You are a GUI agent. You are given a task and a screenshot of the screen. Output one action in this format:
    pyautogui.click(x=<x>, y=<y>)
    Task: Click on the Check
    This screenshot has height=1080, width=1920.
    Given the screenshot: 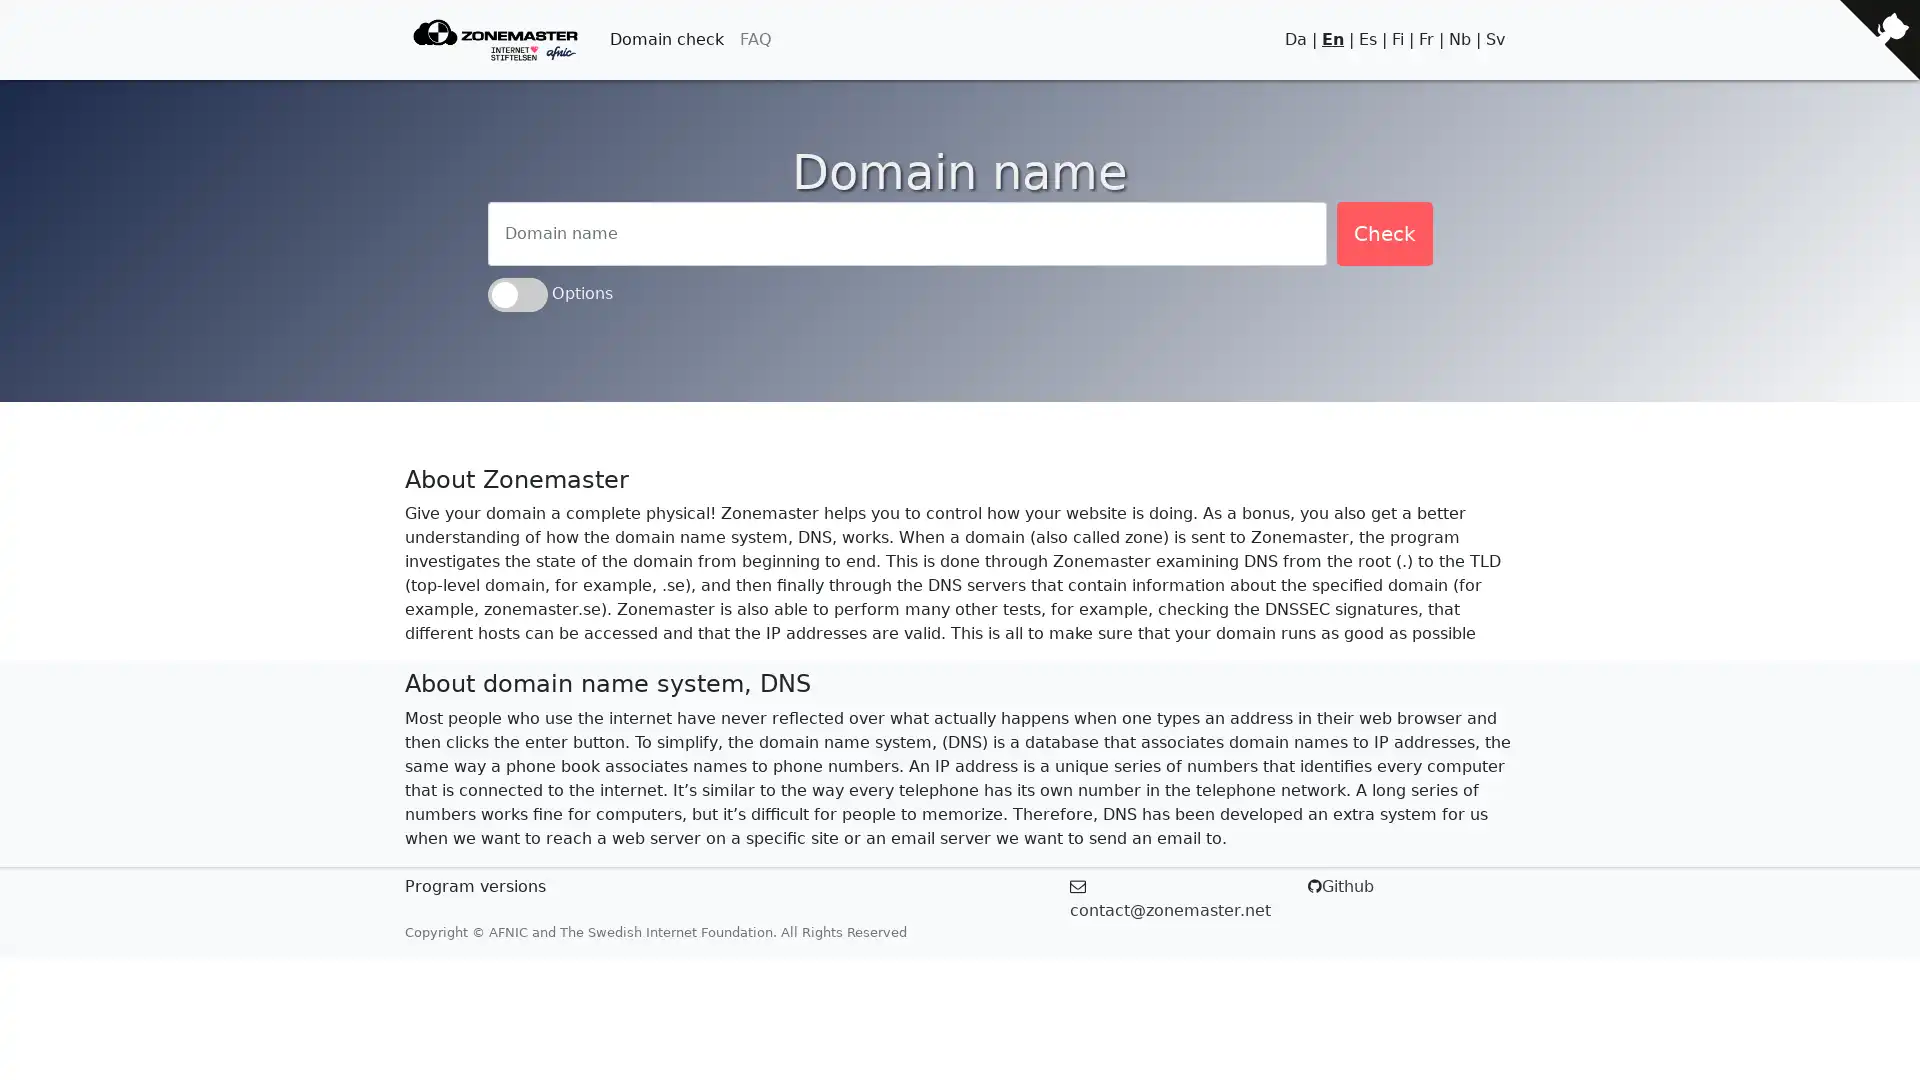 What is the action you would take?
    pyautogui.click(x=1382, y=231)
    